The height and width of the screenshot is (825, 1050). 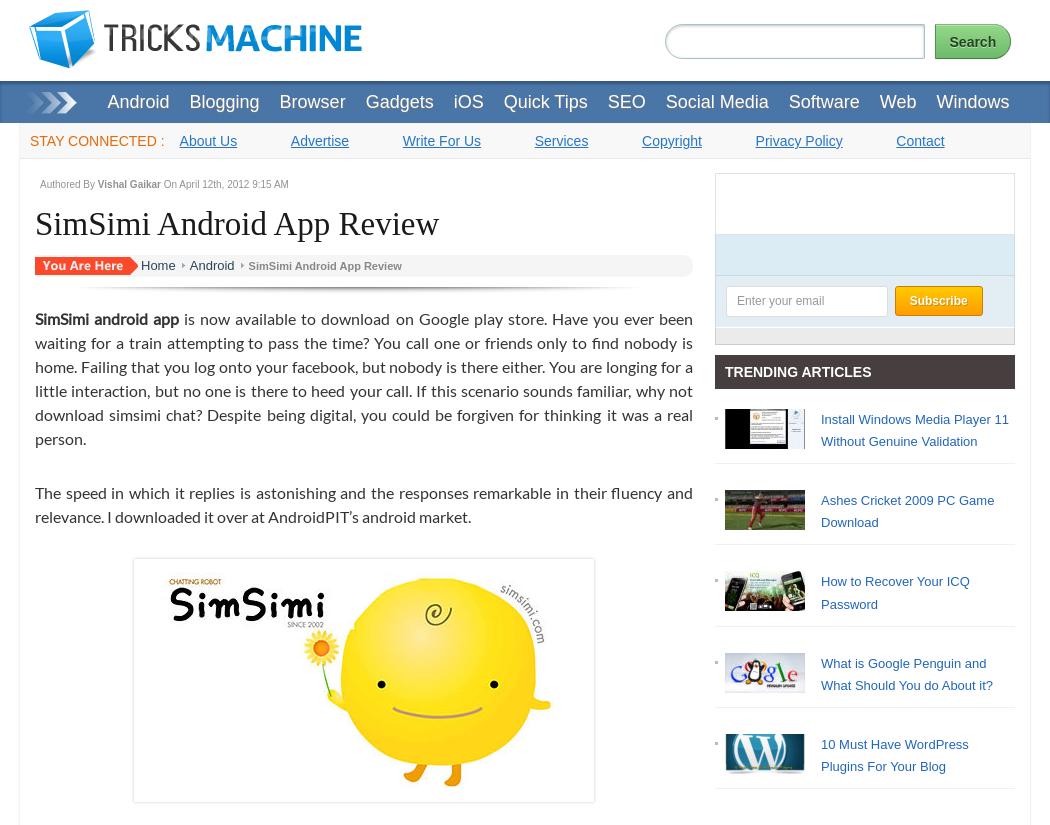 I want to click on 'On April 12th, 2012 9:15 AM', so click(x=223, y=184).